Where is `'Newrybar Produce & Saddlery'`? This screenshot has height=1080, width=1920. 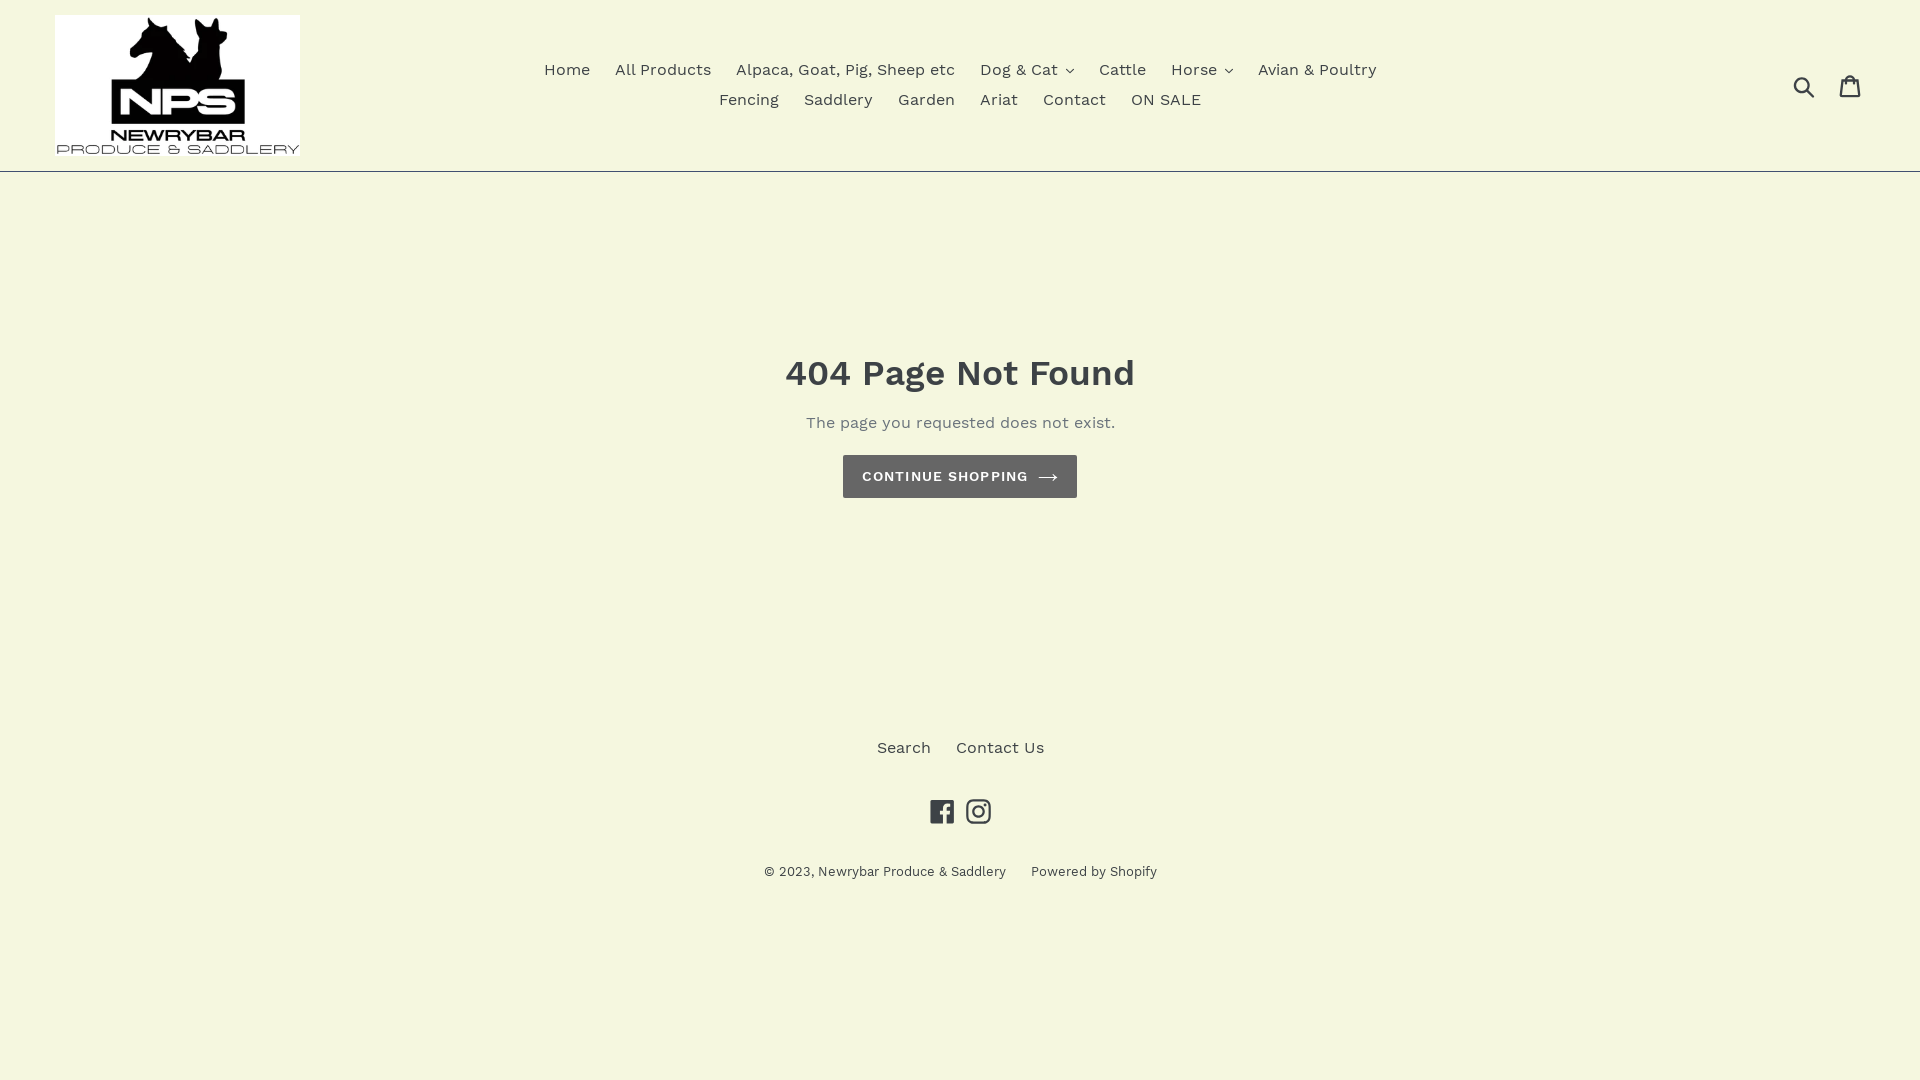
'Newrybar Produce & Saddlery' is located at coordinates (911, 870).